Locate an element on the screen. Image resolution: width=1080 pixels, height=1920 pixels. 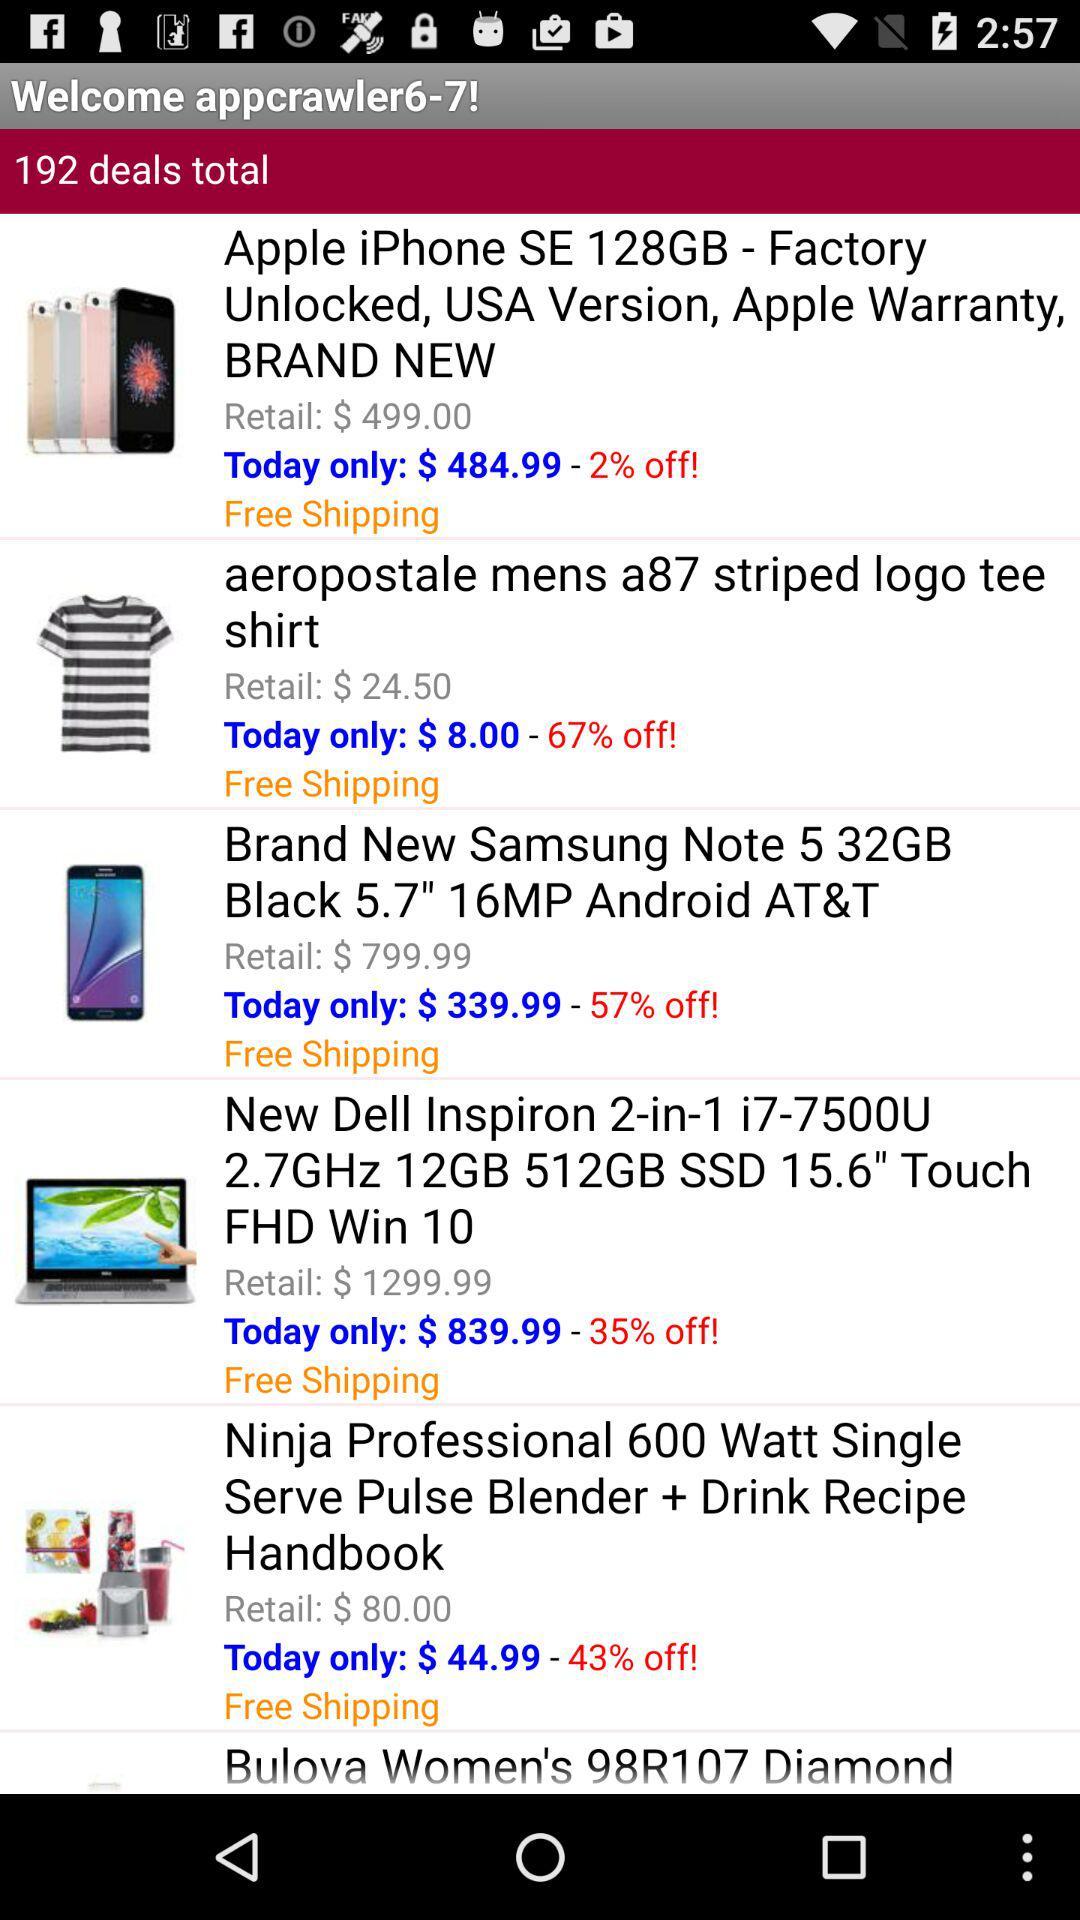
item next to today only 8 icon is located at coordinates (532, 732).